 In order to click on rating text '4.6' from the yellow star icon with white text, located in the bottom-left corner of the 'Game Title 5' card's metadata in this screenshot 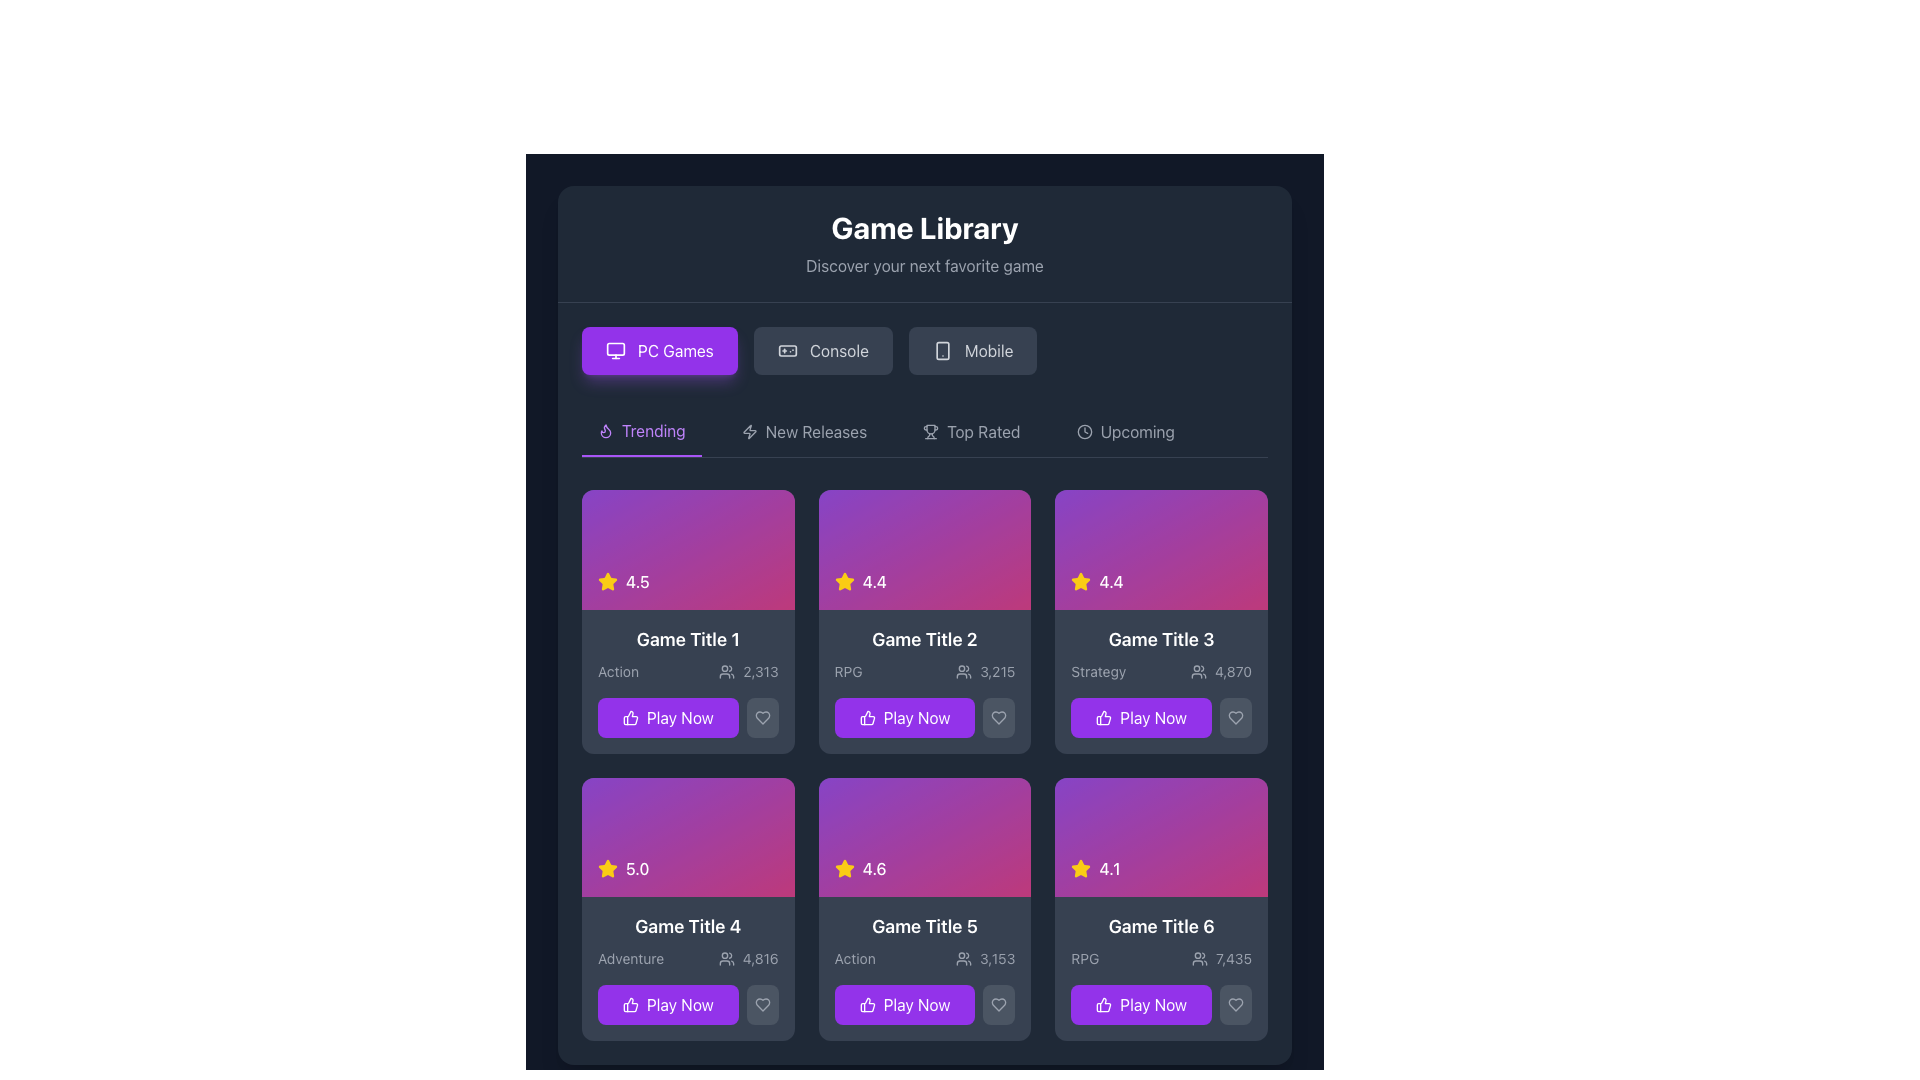, I will do `click(860, 868)`.